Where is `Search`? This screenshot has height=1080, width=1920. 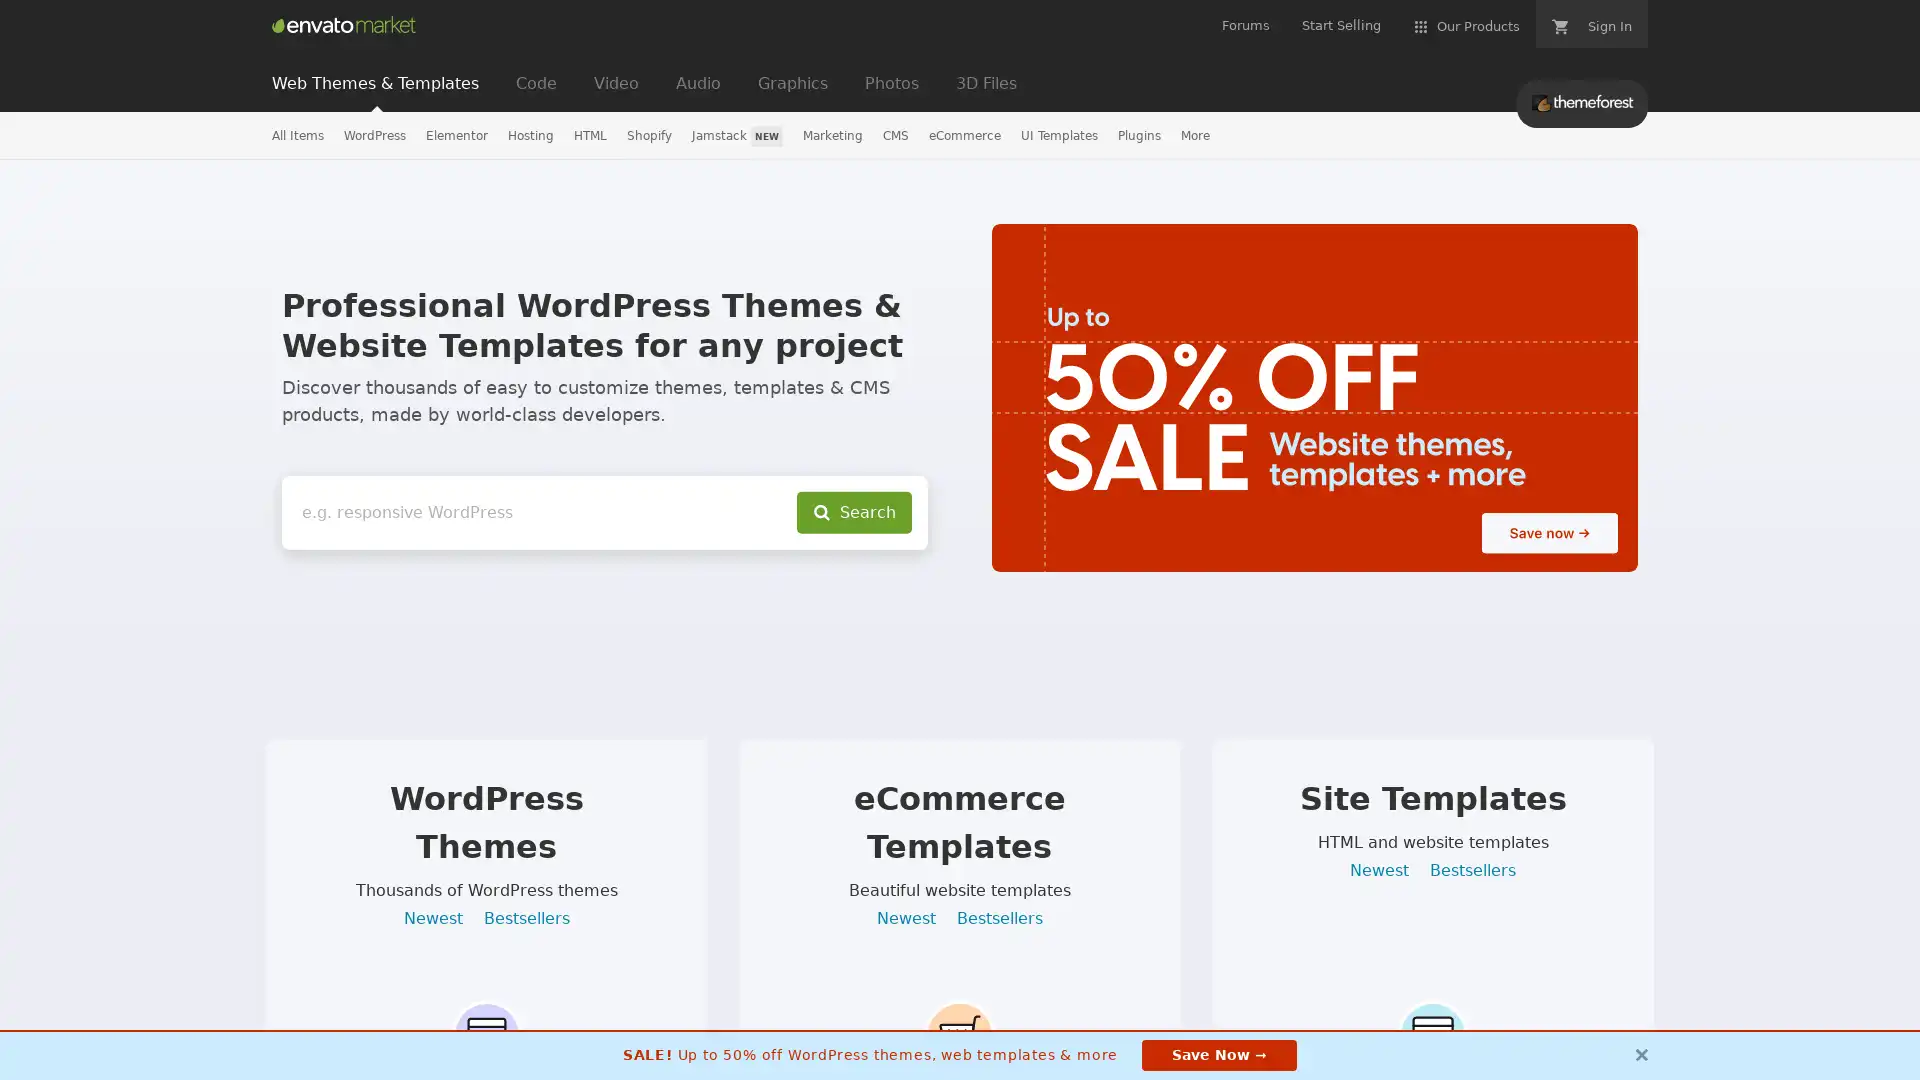 Search is located at coordinates (854, 511).